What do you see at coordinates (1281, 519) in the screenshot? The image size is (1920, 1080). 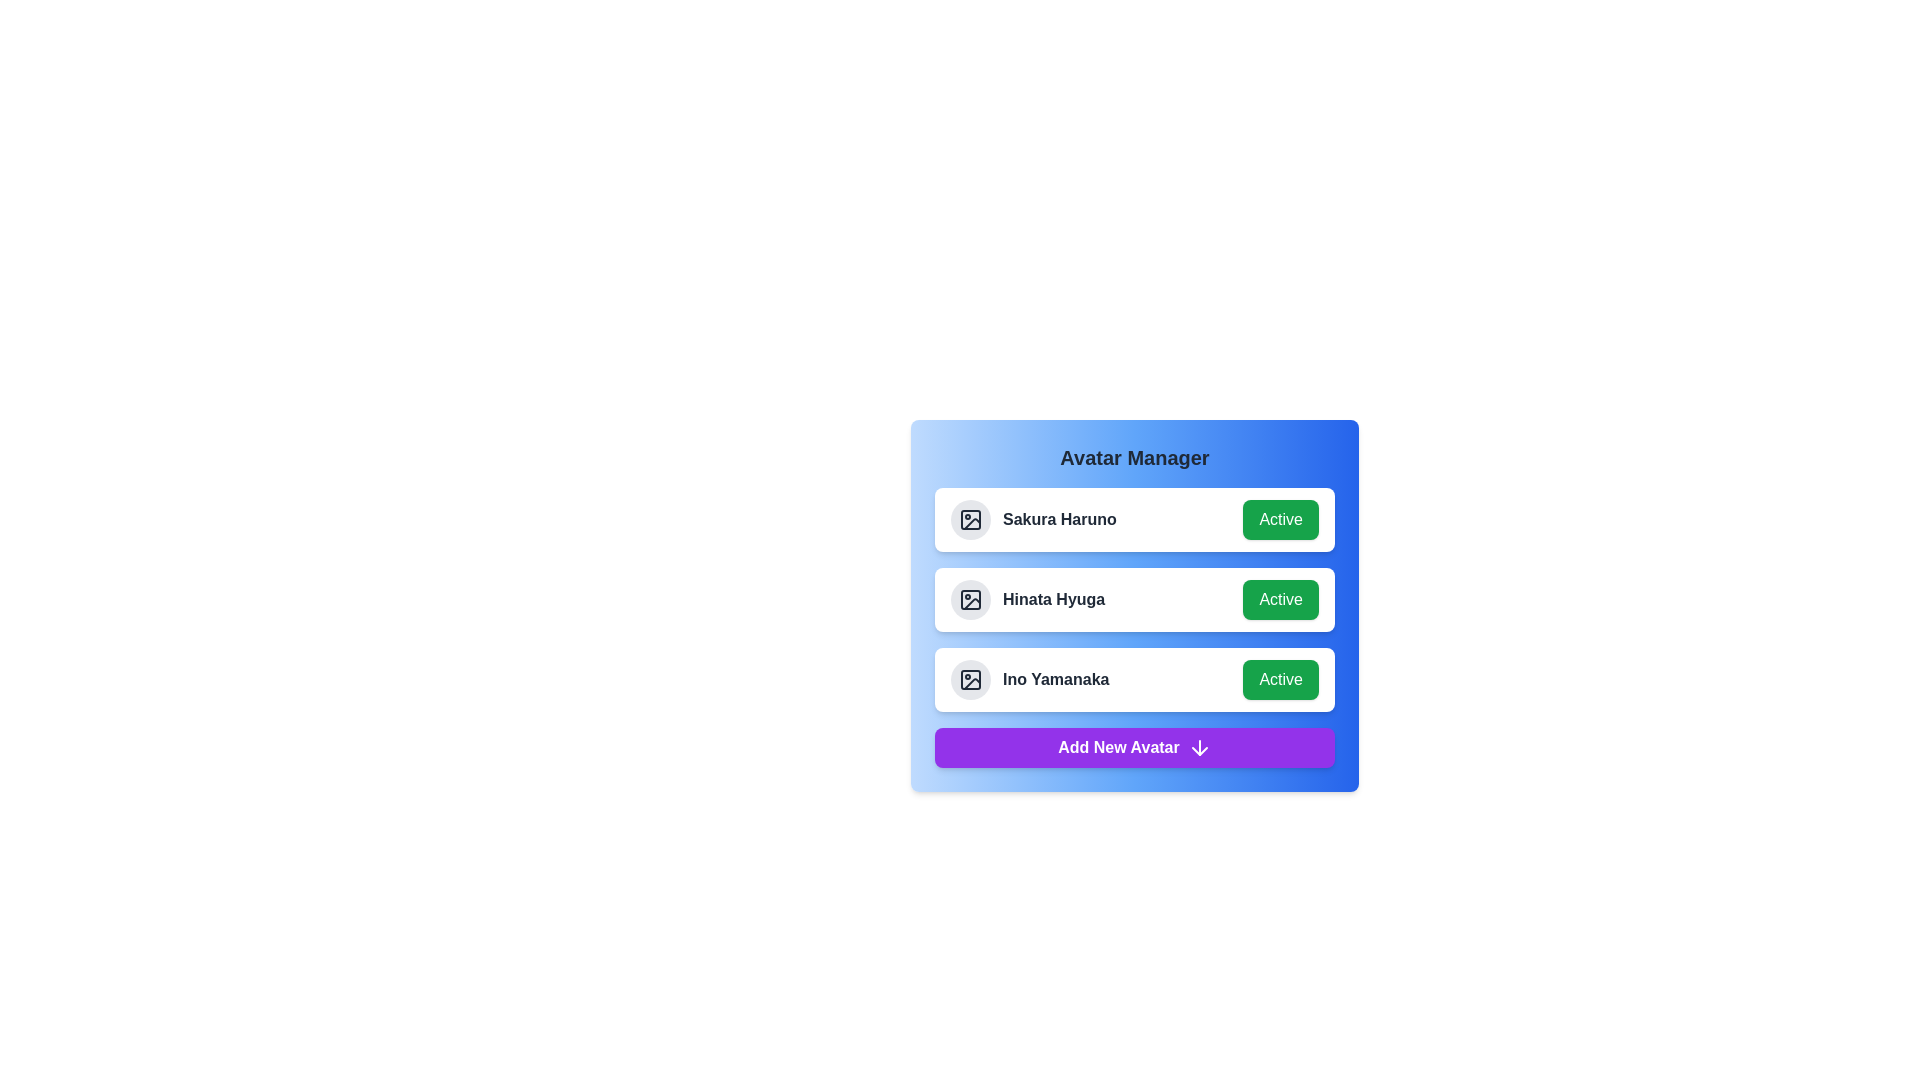 I see `the status indicator button for 'Sakura Haruno'` at bounding box center [1281, 519].